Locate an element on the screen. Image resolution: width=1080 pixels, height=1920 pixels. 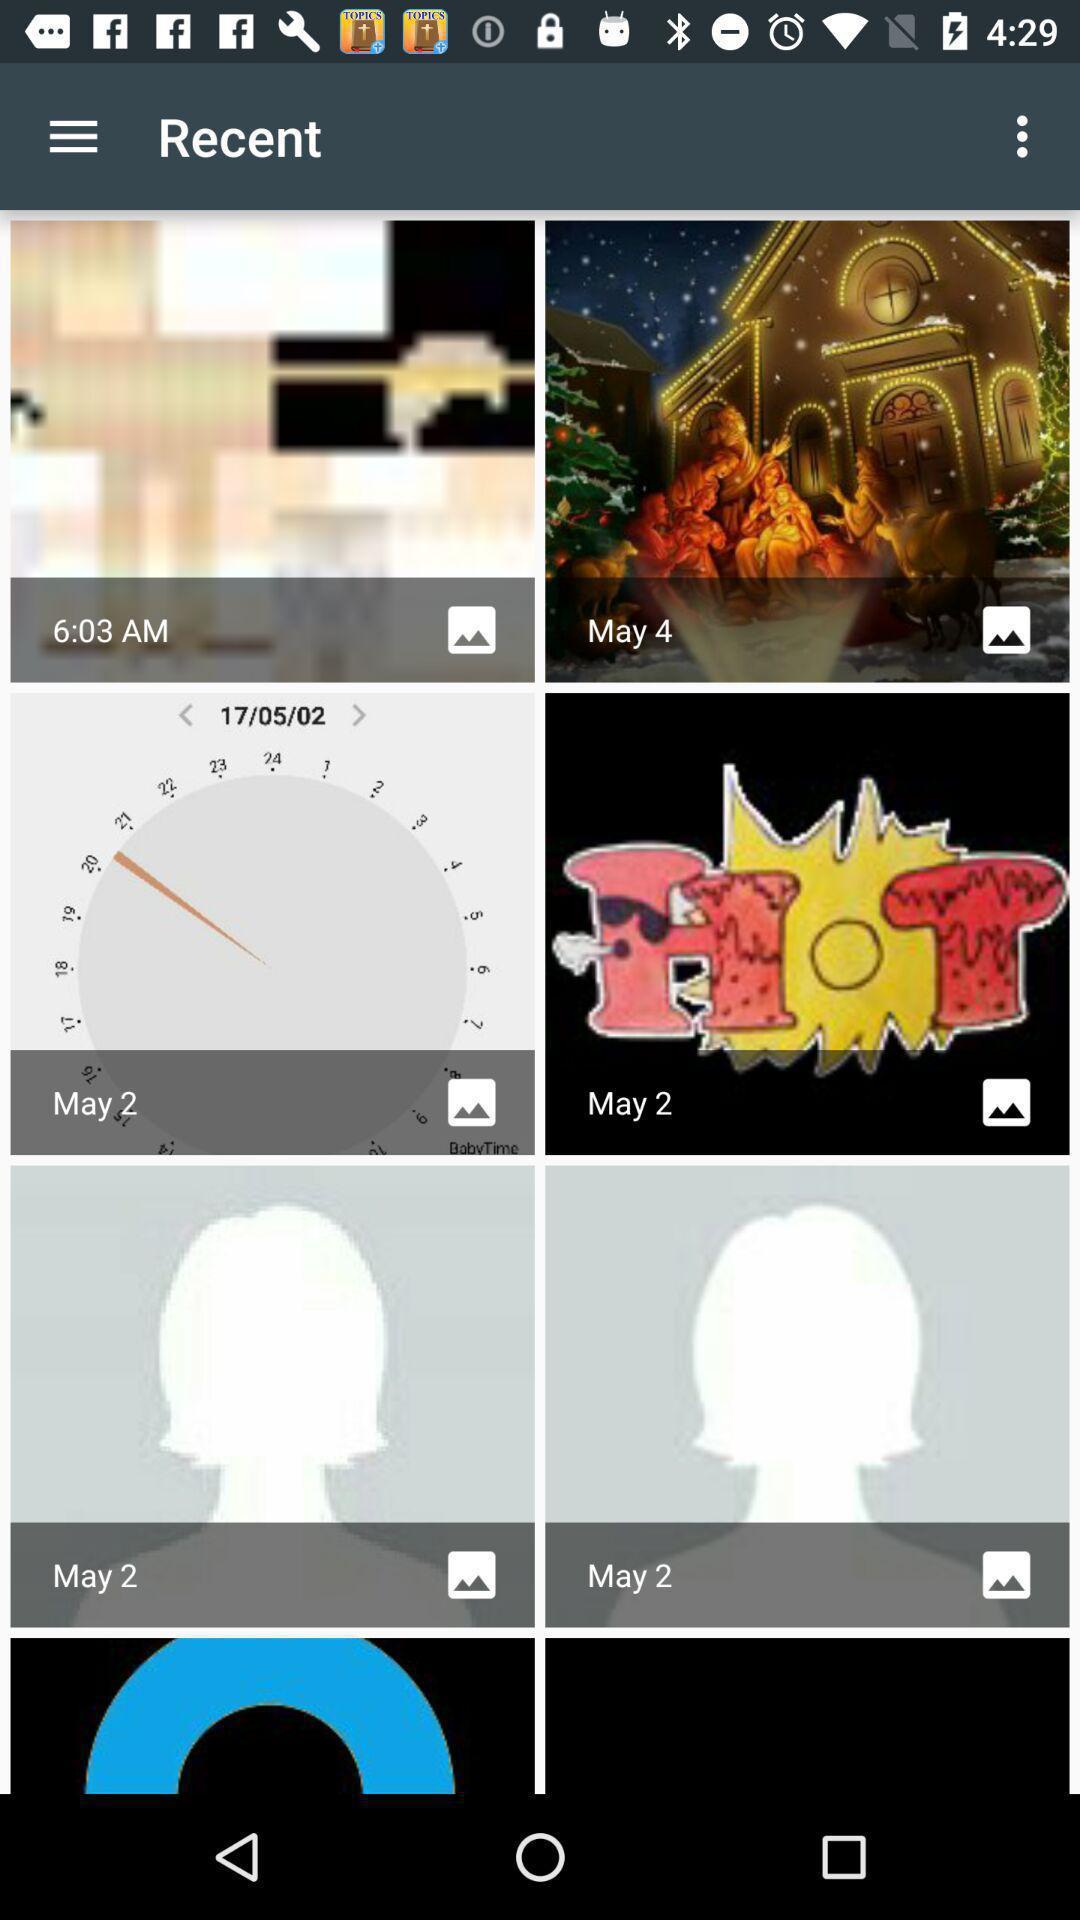
the second image icon in second row is located at coordinates (1006, 1101).